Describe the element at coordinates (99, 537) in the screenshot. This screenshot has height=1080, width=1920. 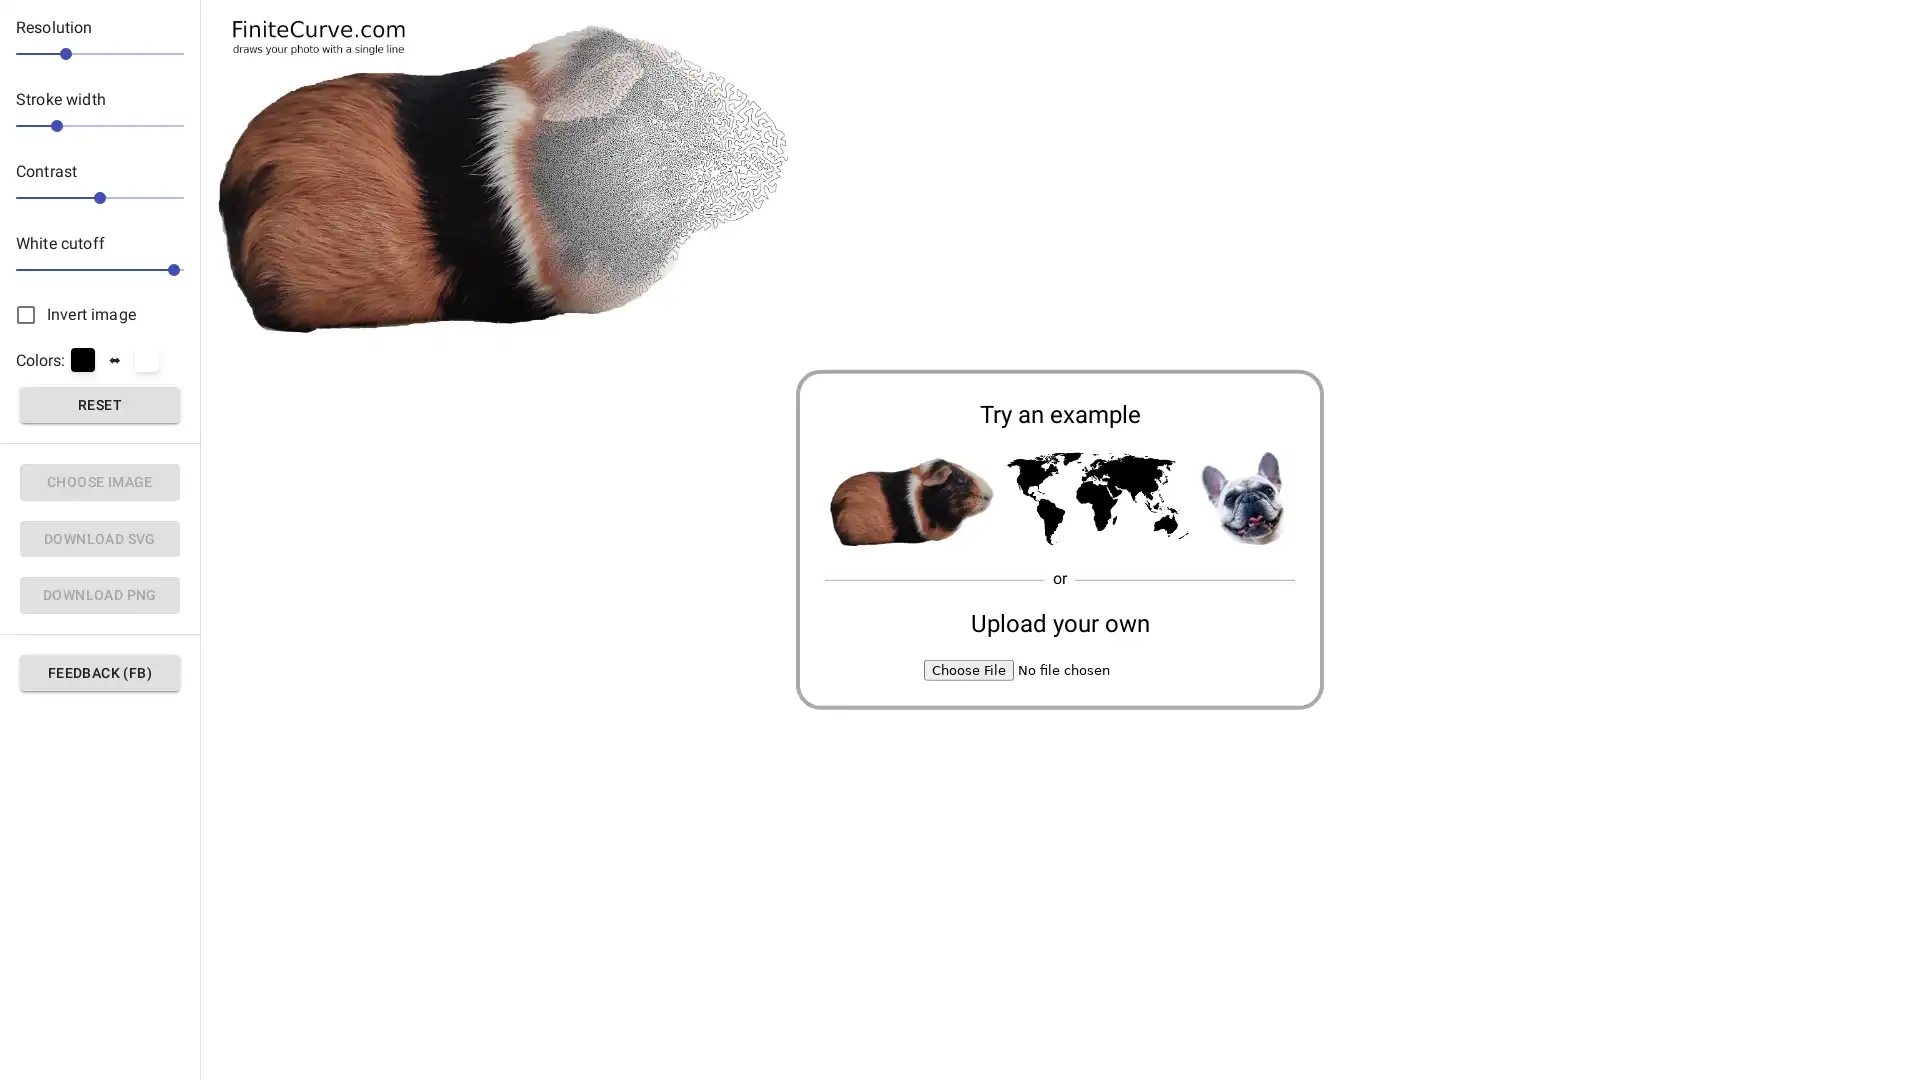
I see `DOWNLOAD SVG` at that location.